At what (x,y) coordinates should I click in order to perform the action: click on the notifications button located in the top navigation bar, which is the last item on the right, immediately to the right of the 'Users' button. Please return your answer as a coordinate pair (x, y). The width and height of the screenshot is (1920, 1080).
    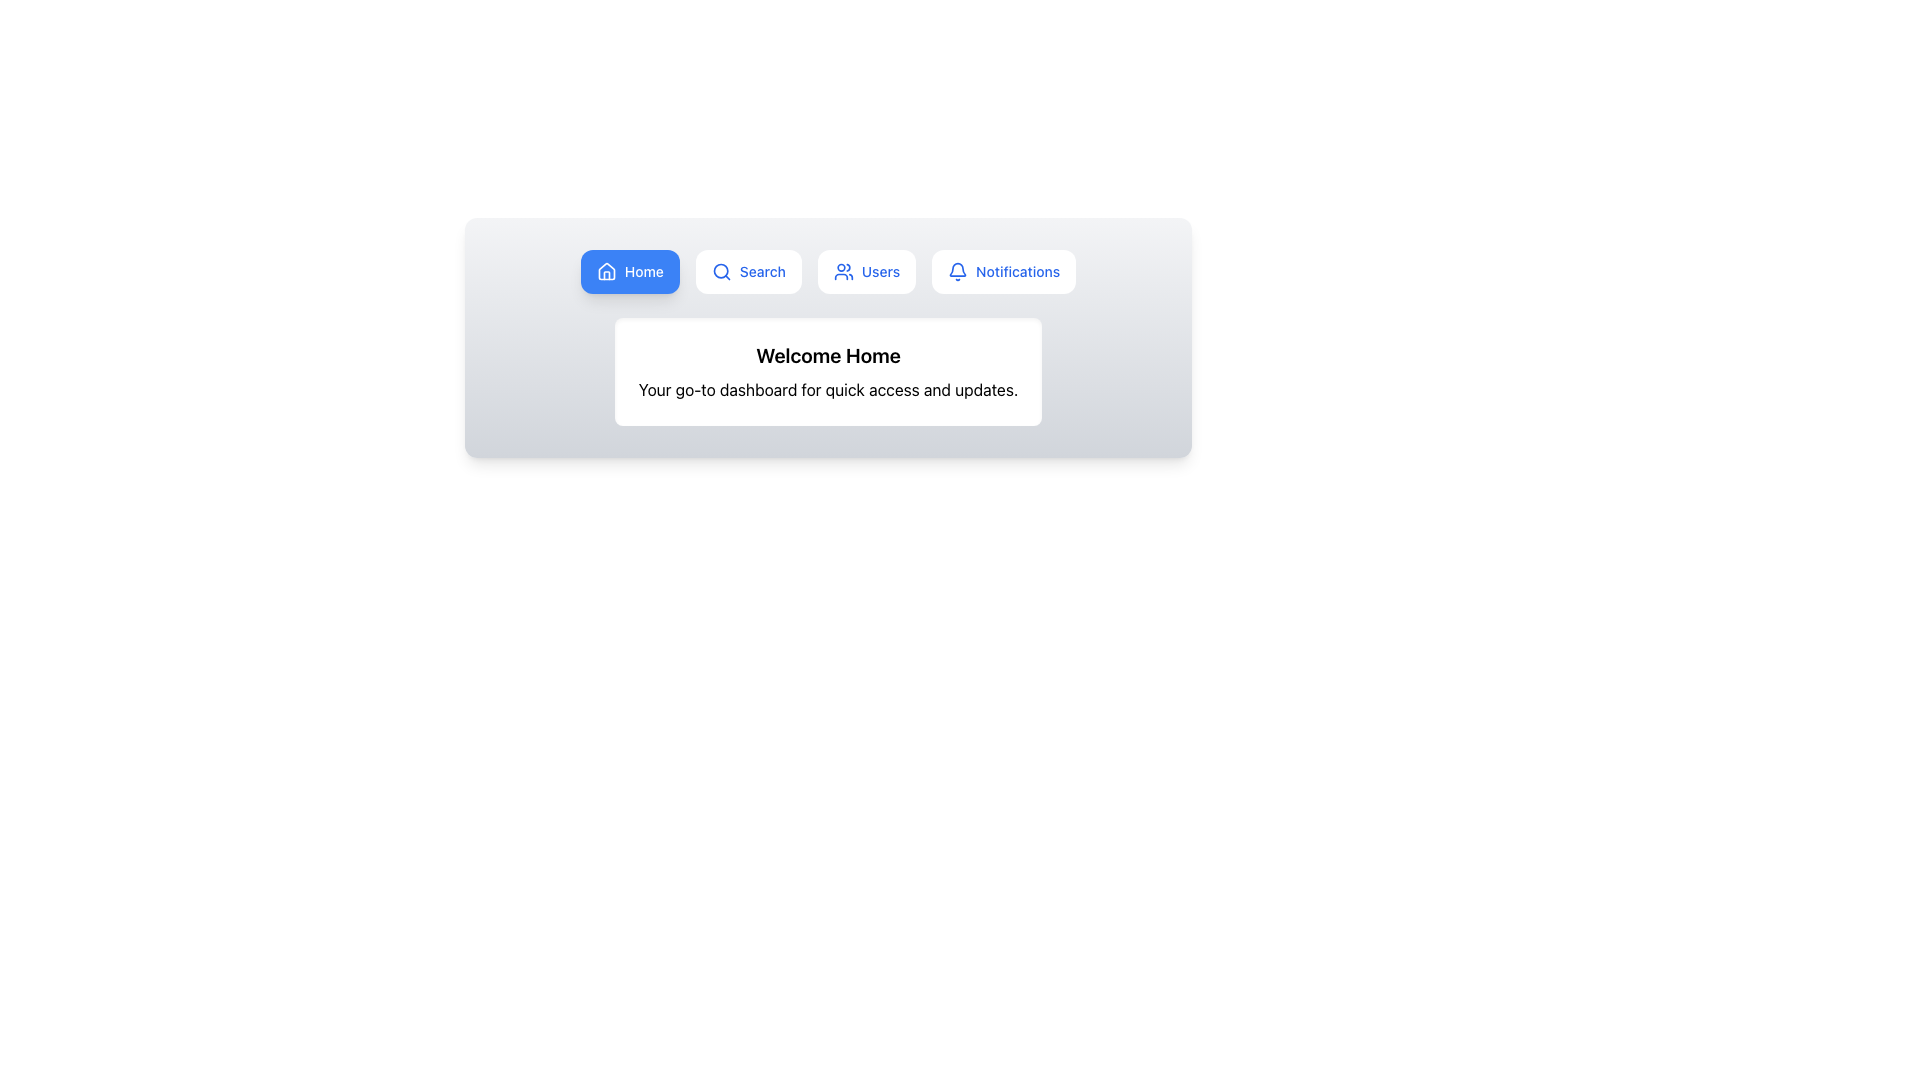
    Looking at the image, I should click on (1003, 272).